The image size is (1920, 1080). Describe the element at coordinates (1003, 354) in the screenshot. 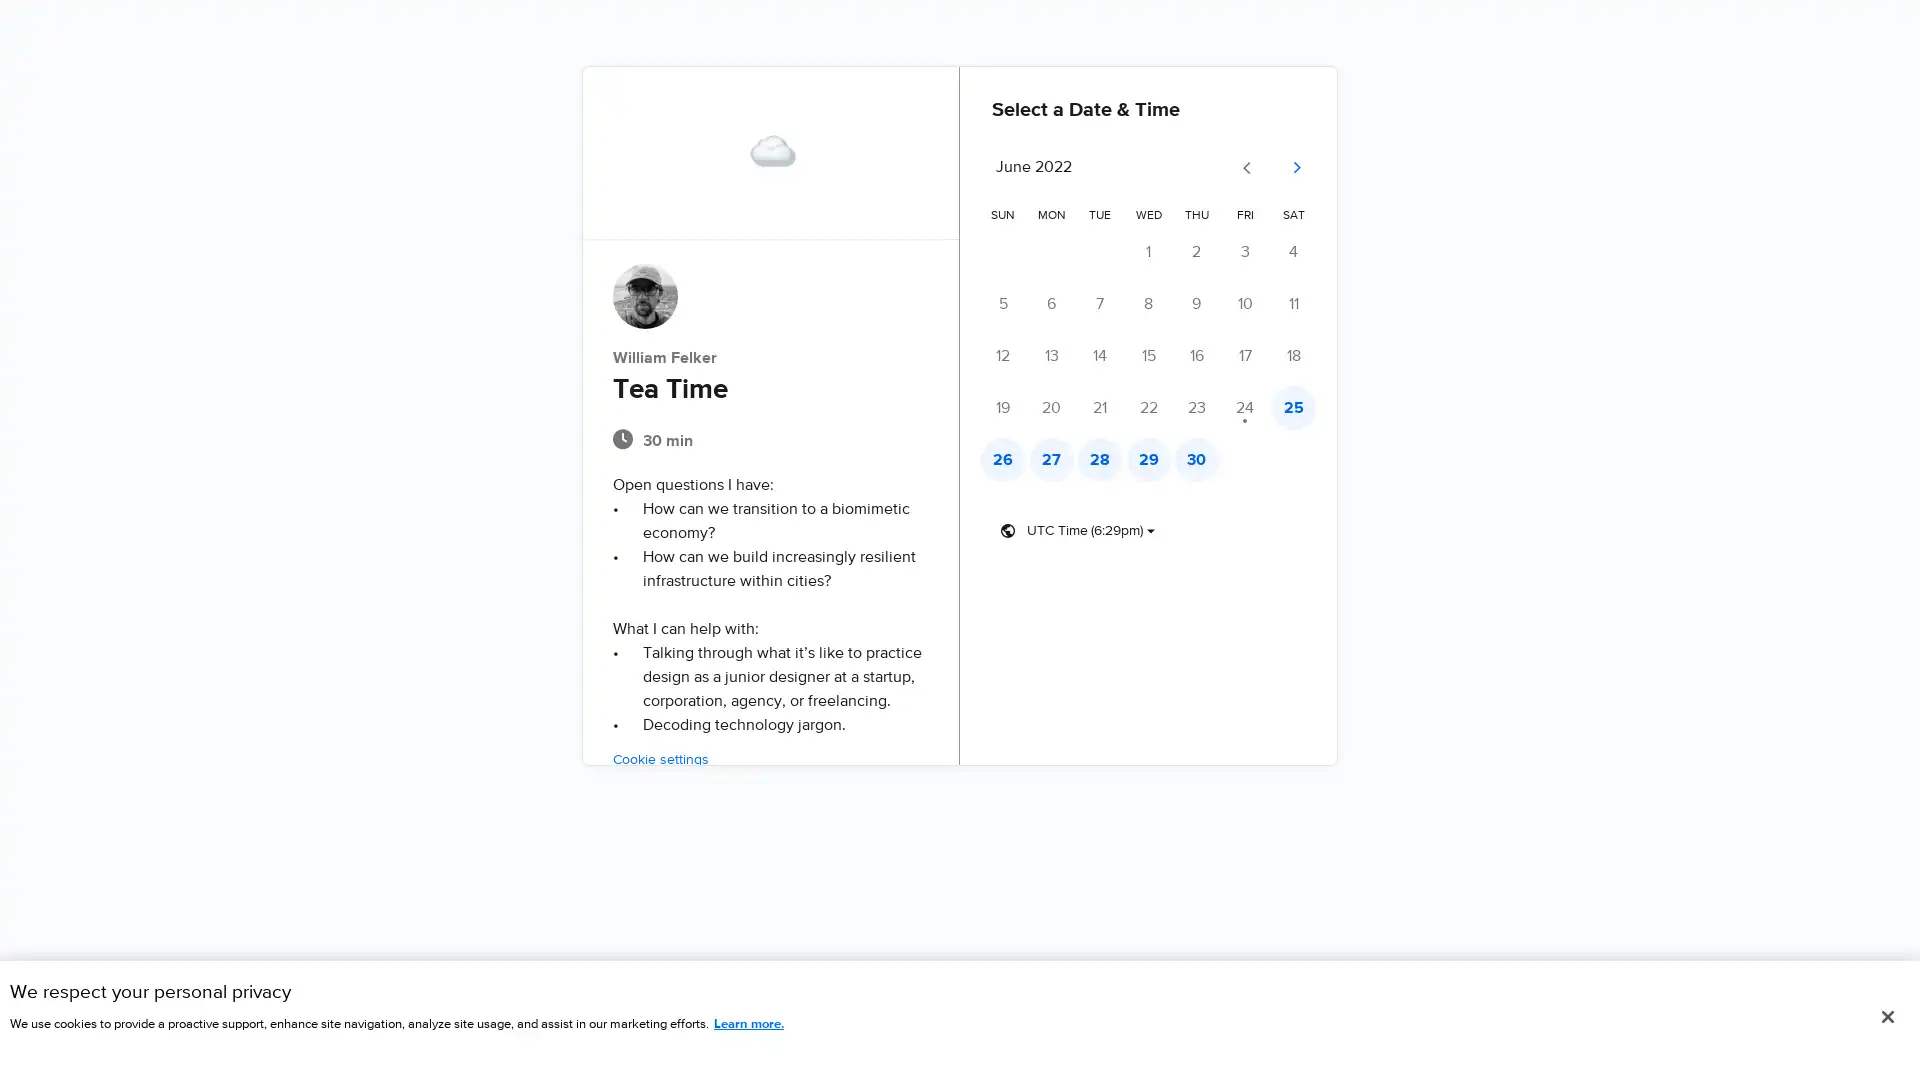

I see `Sunday, June 12 - No times available` at that location.